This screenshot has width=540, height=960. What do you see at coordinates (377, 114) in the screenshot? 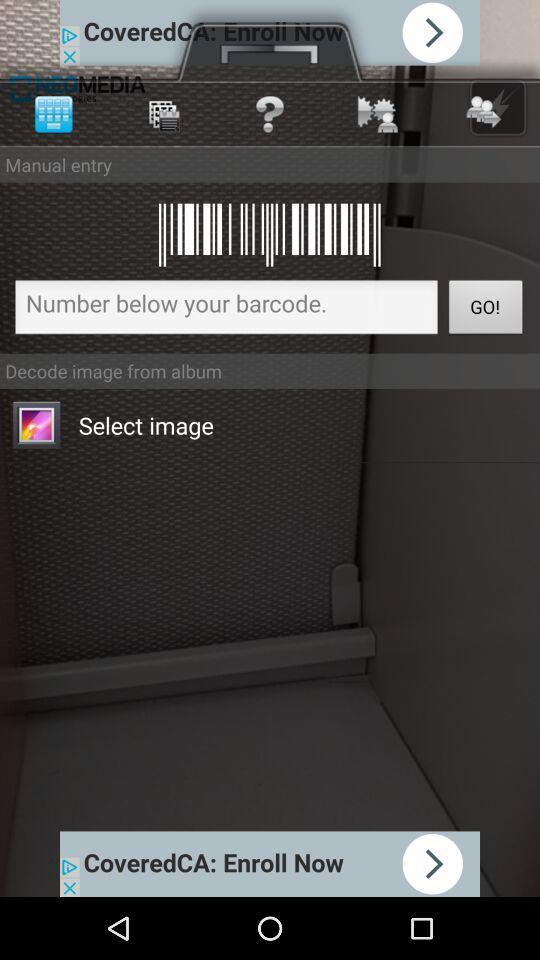
I see `the second button from the top right of the page` at bounding box center [377, 114].